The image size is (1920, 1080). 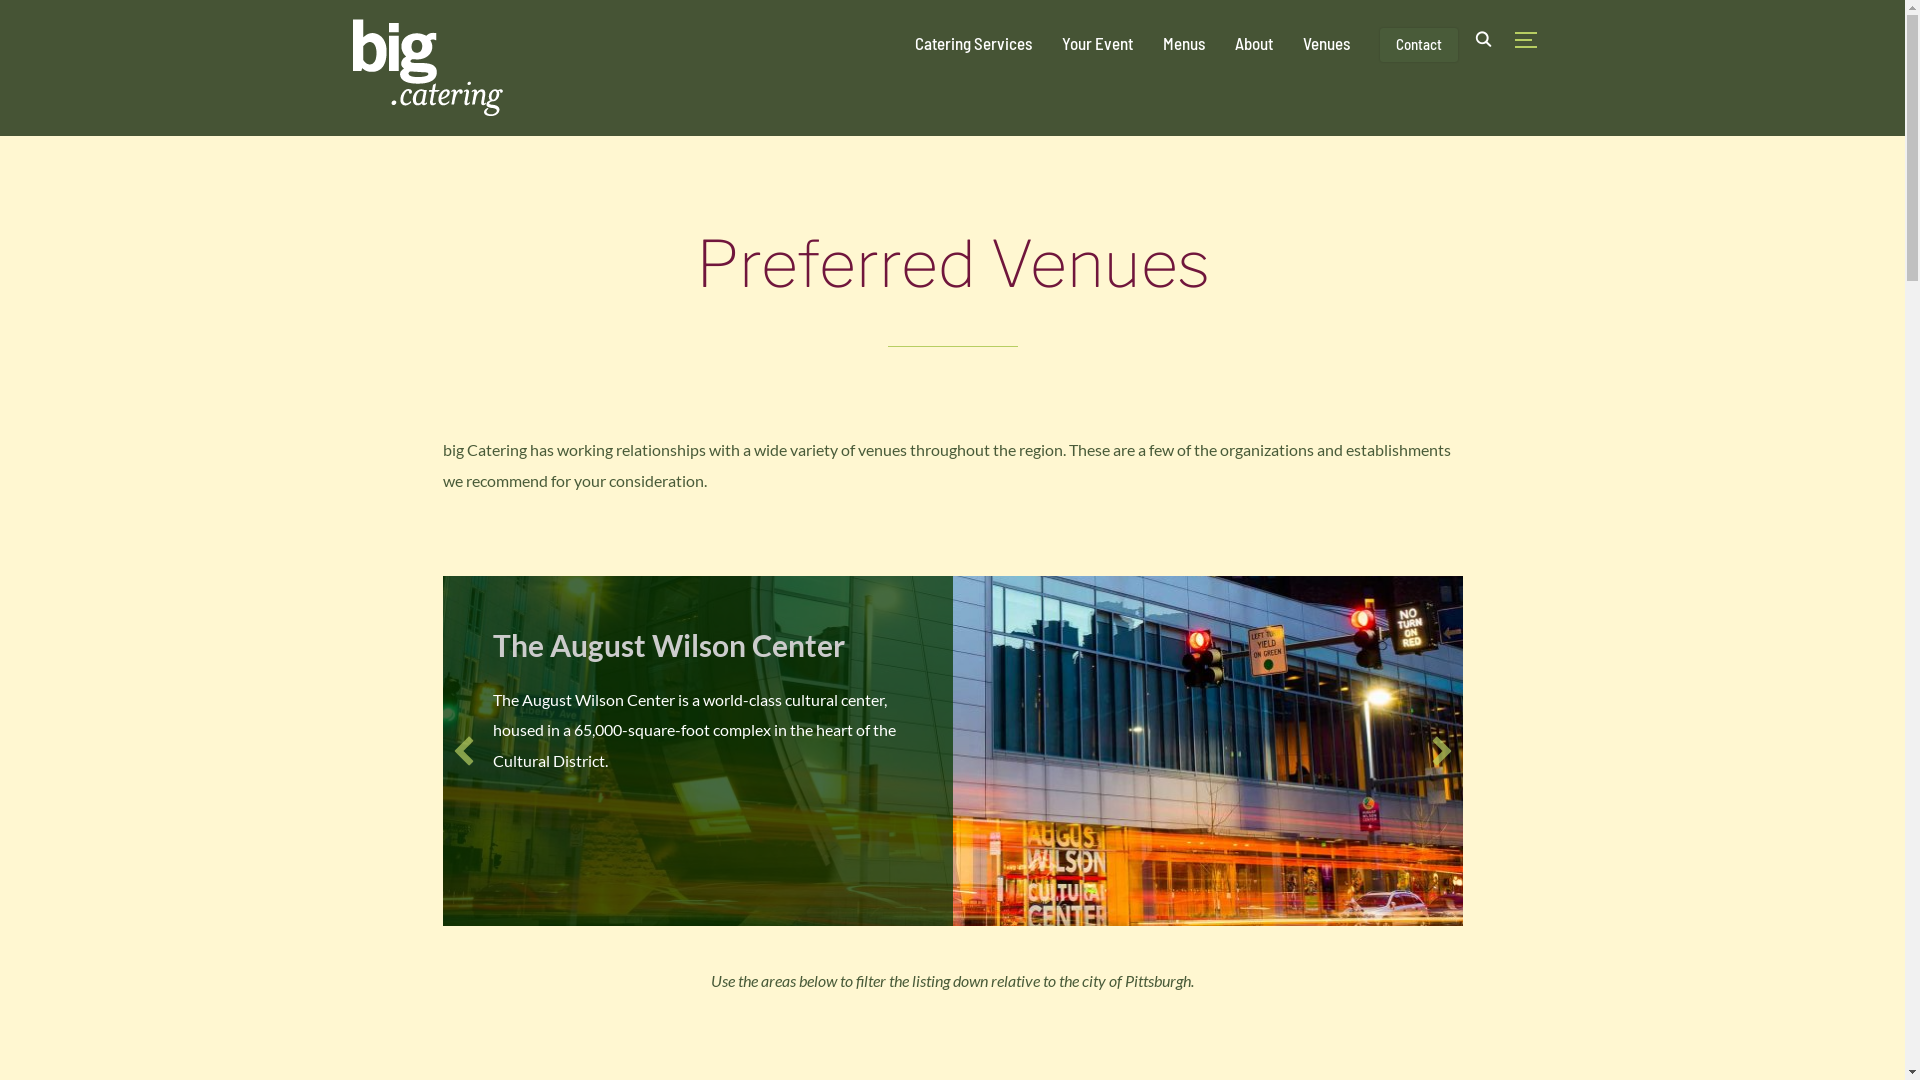 What do you see at coordinates (1325, 42) in the screenshot?
I see `'Venues'` at bounding box center [1325, 42].